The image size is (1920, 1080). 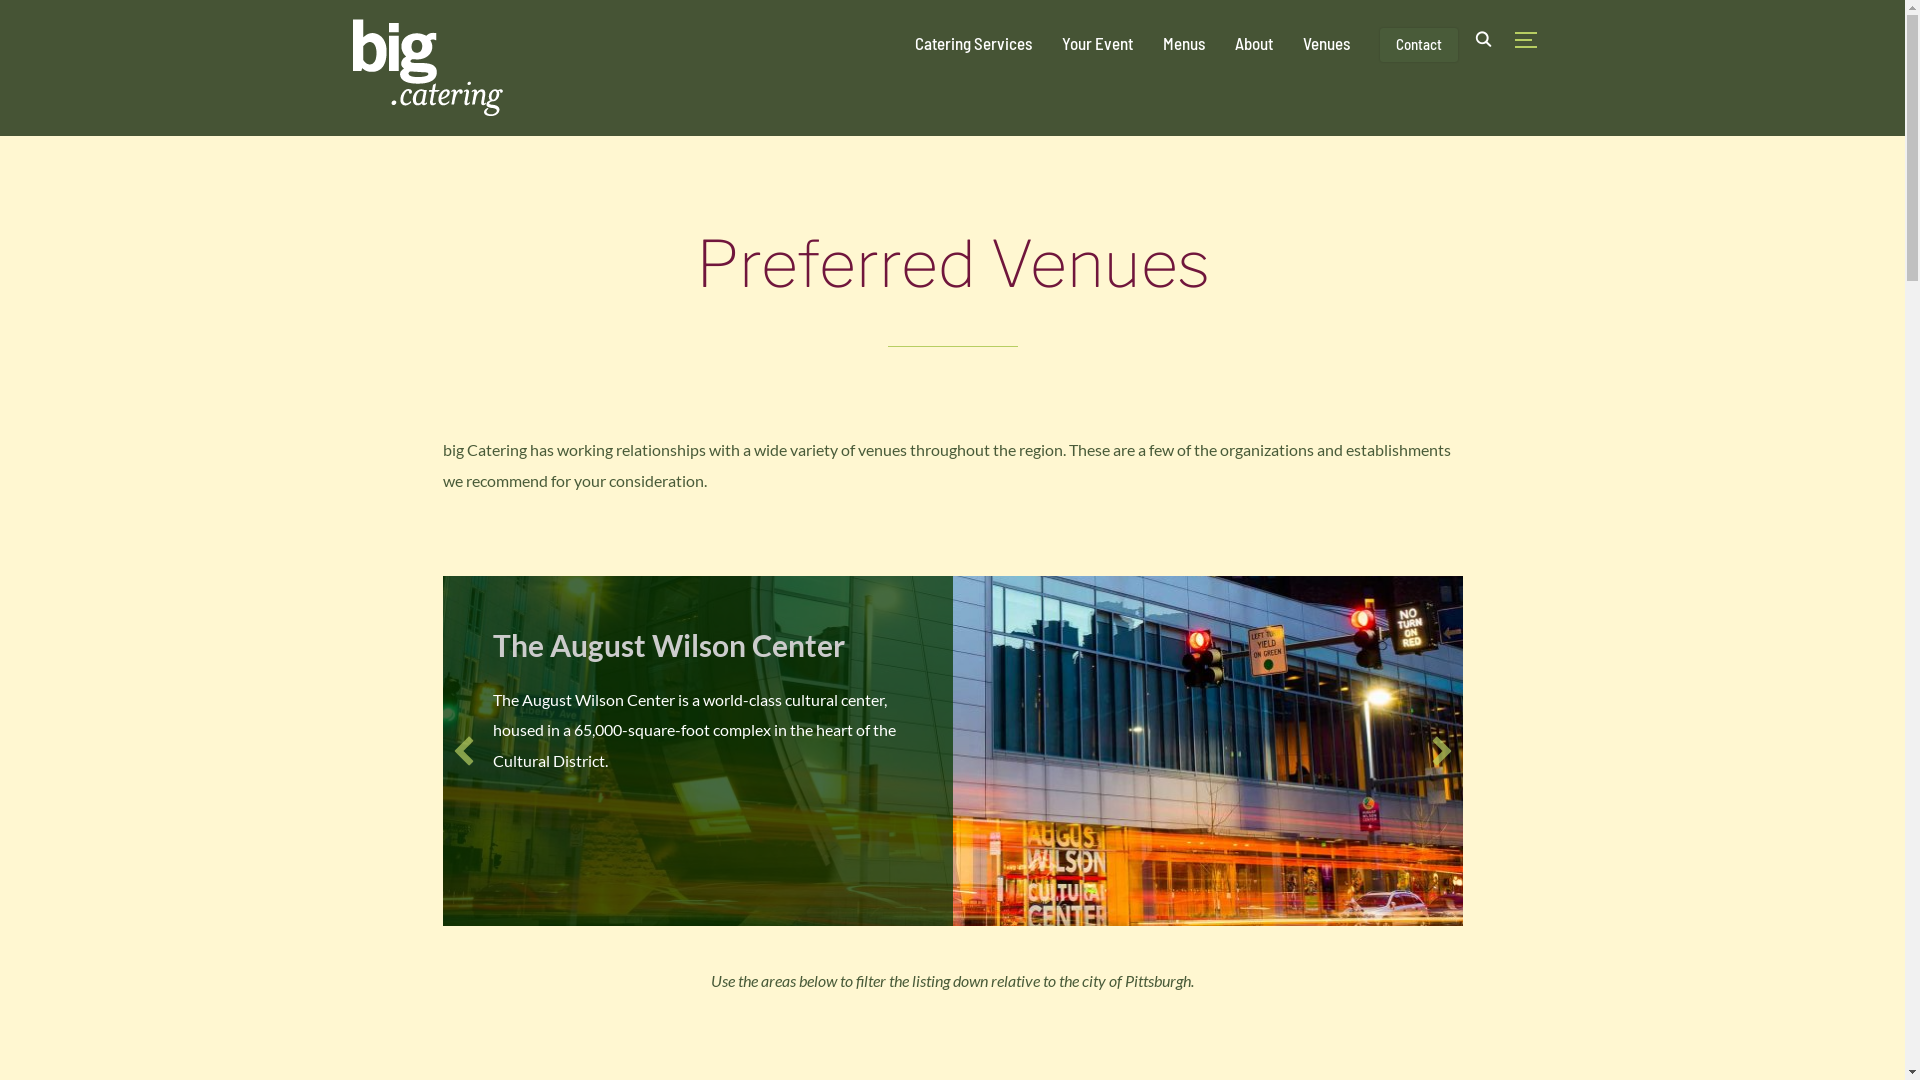 What do you see at coordinates (1325, 42) in the screenshot?
I see `'Venues'` at bounding box center [1325, 42].